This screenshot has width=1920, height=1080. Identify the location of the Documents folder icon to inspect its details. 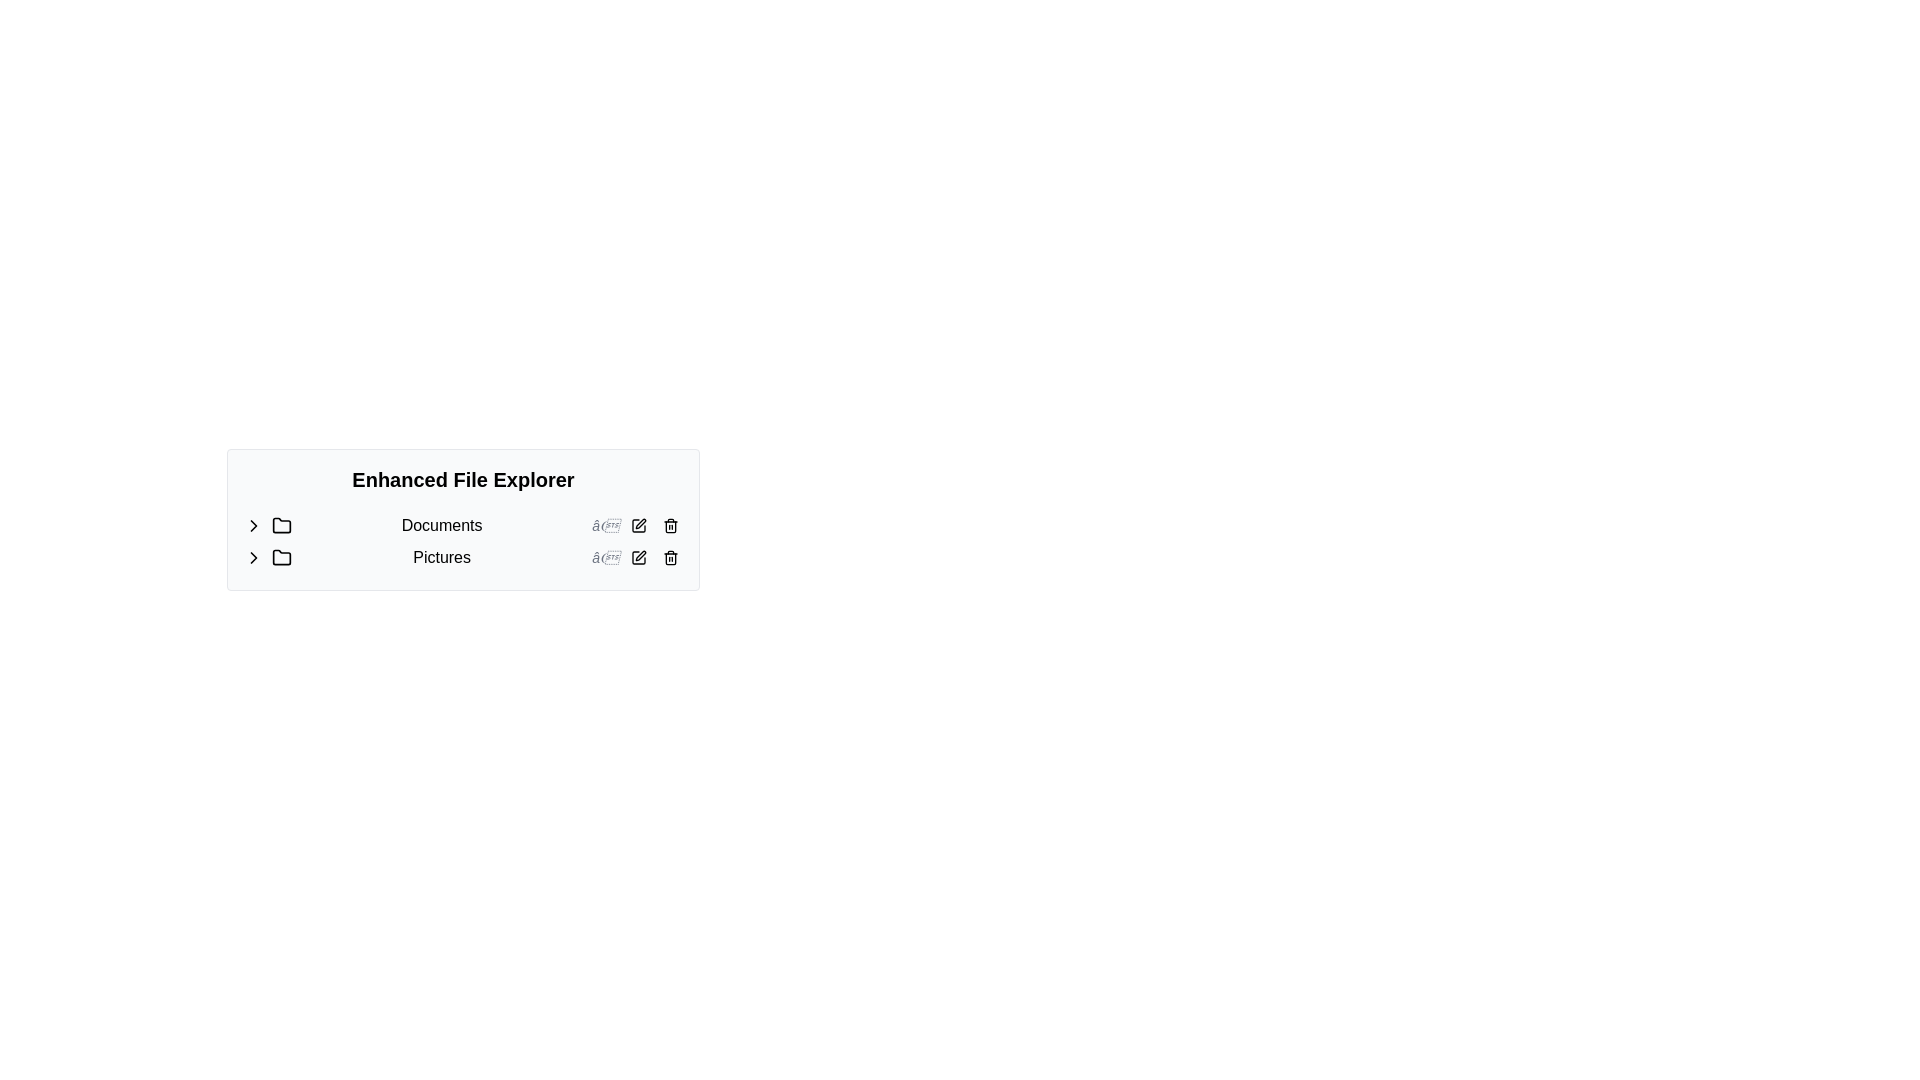
(281, 524).